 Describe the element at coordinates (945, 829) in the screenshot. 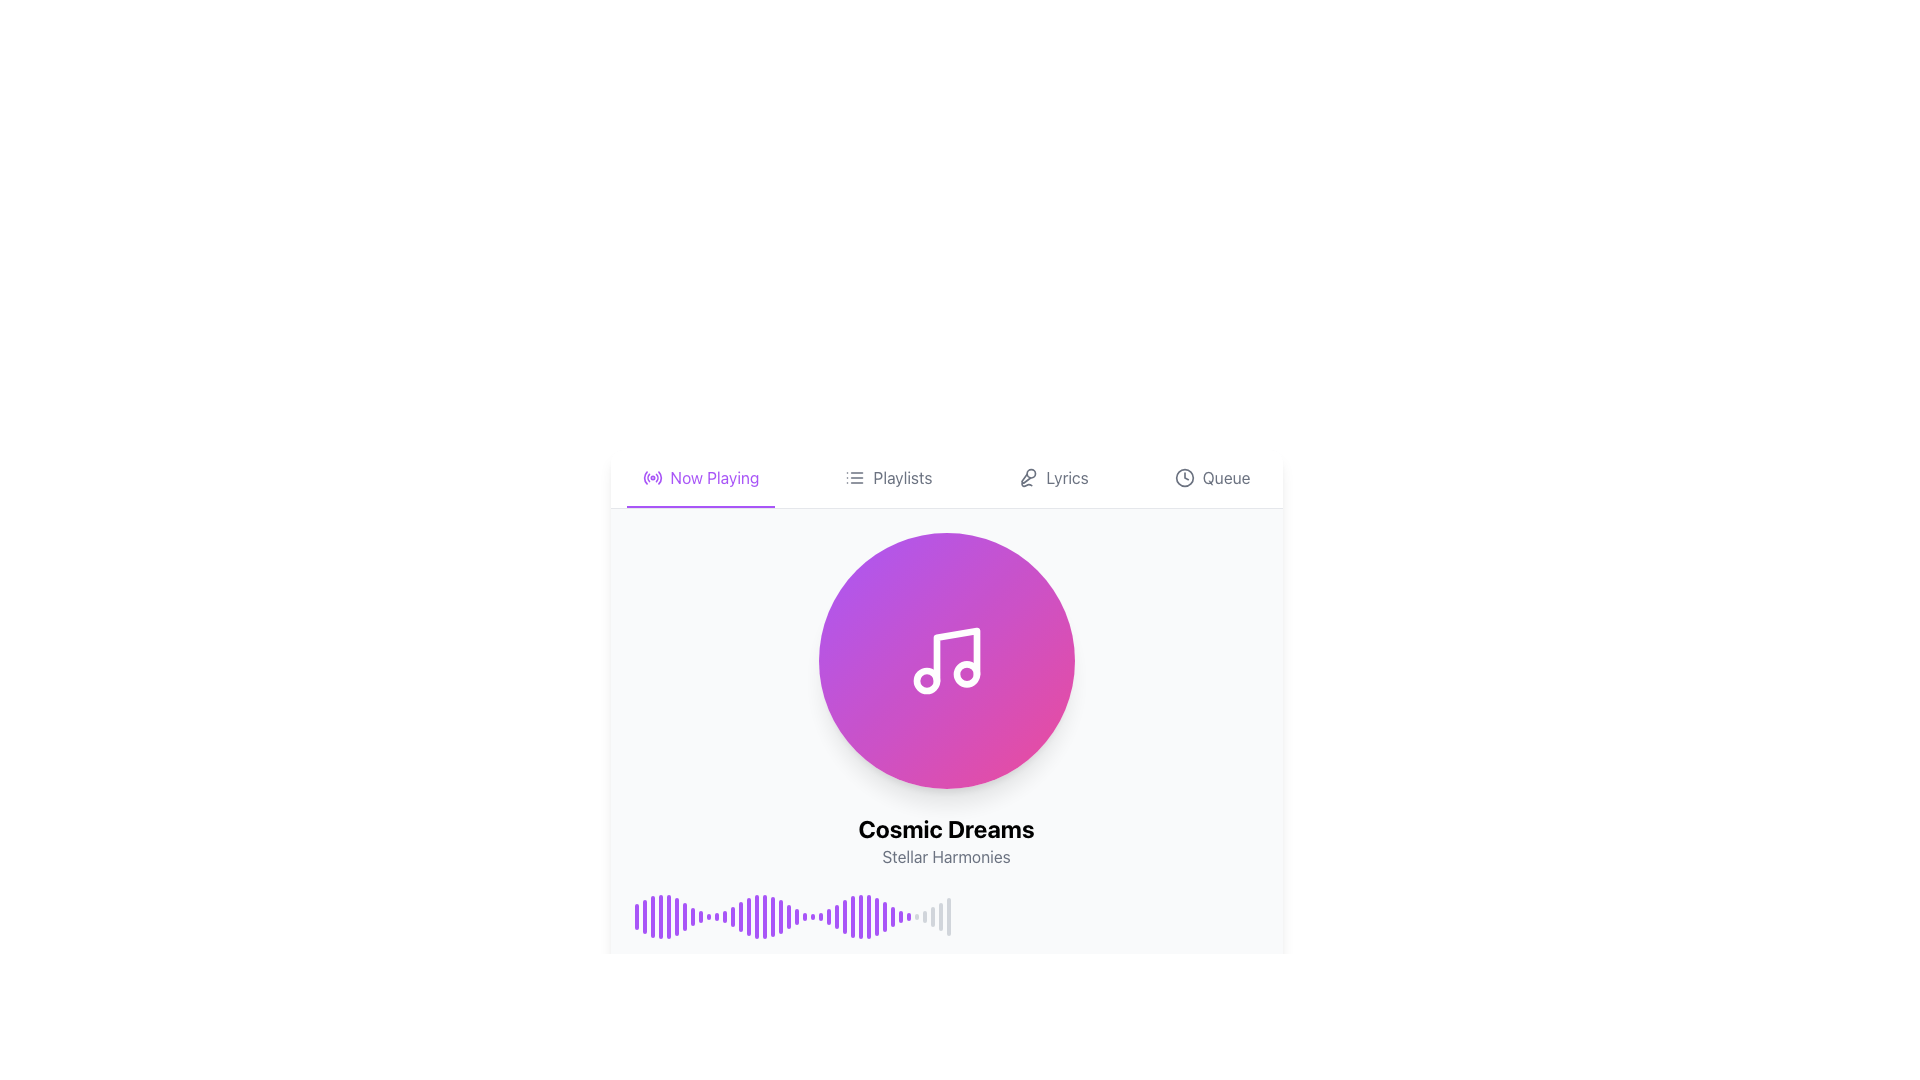

I see `bold black text 'Cosmic Dreams' that is positioned below a circular music icon and above the subtitle 'Stellar Harmonies'` at that location.